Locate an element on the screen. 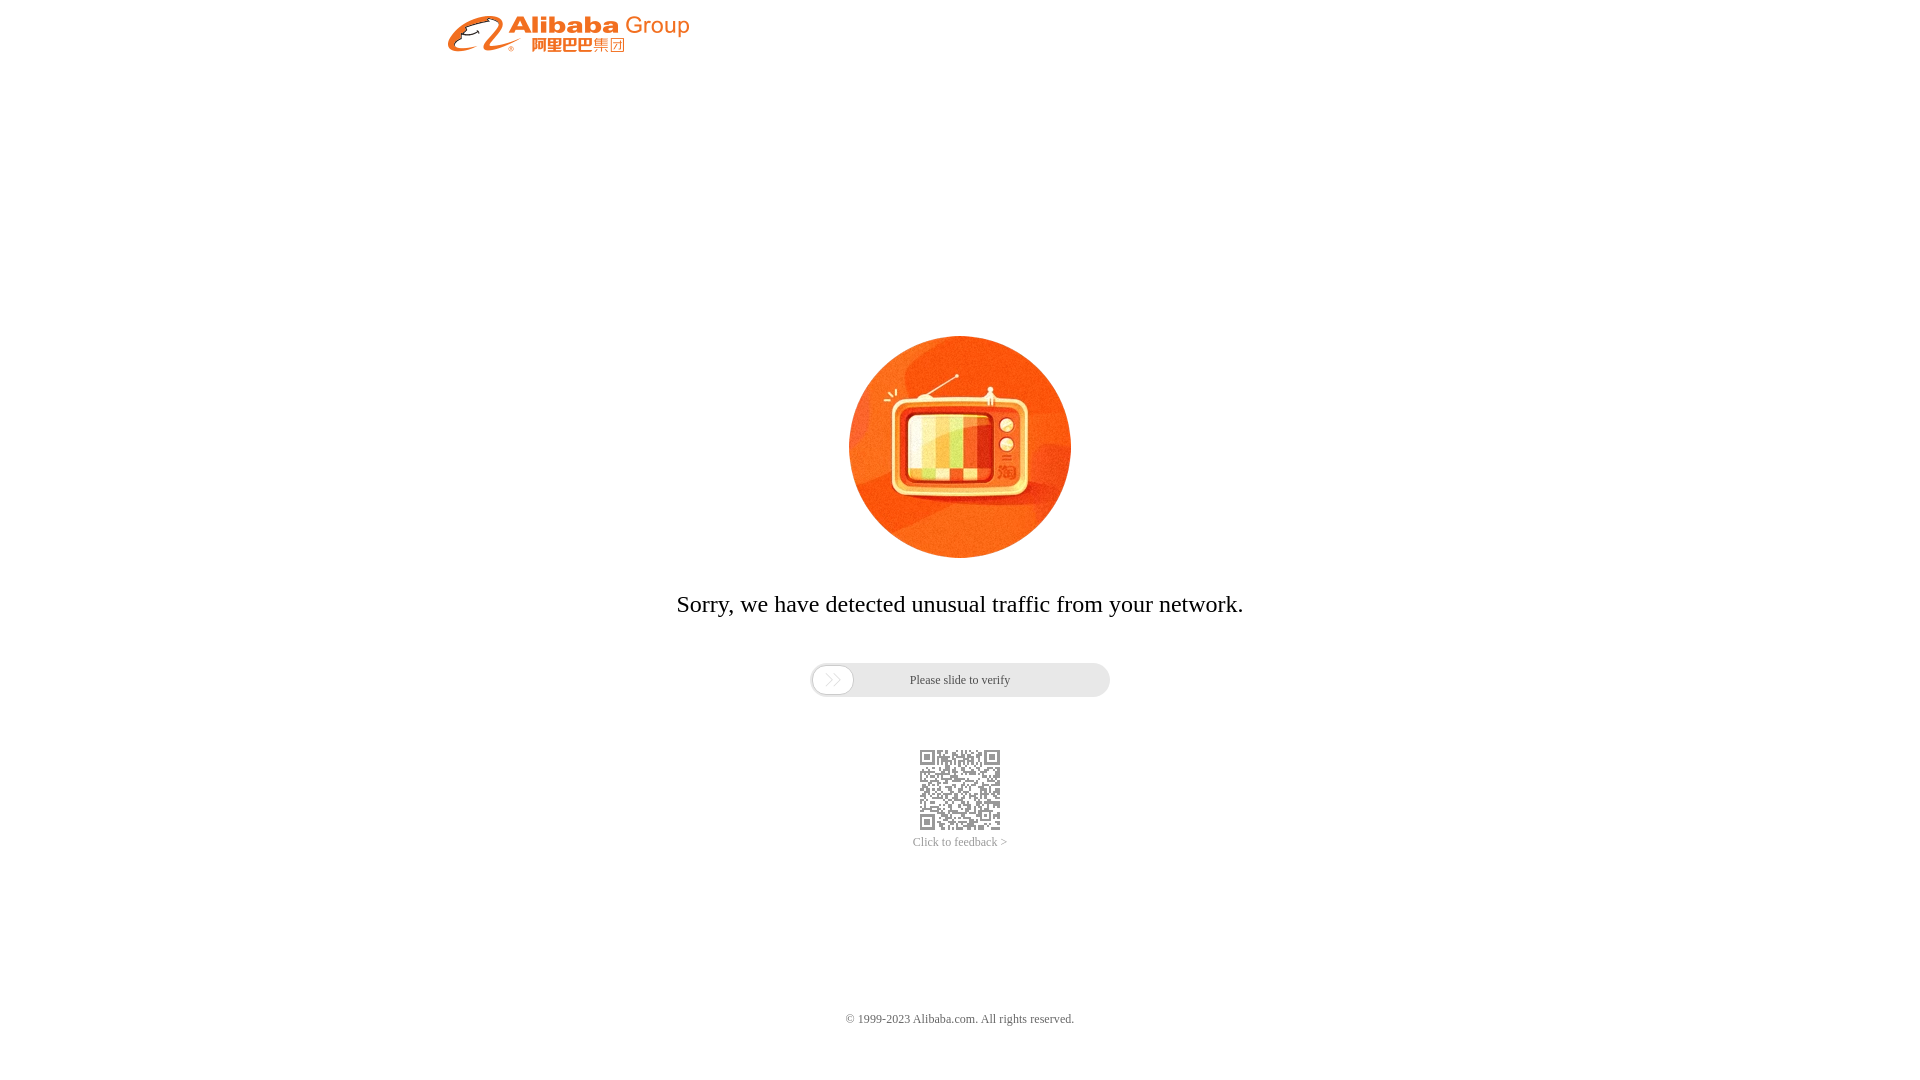 The width and height of the screenshot is (1920, 1080). 'Click to feedback >' is located at coordinates (911, 842).